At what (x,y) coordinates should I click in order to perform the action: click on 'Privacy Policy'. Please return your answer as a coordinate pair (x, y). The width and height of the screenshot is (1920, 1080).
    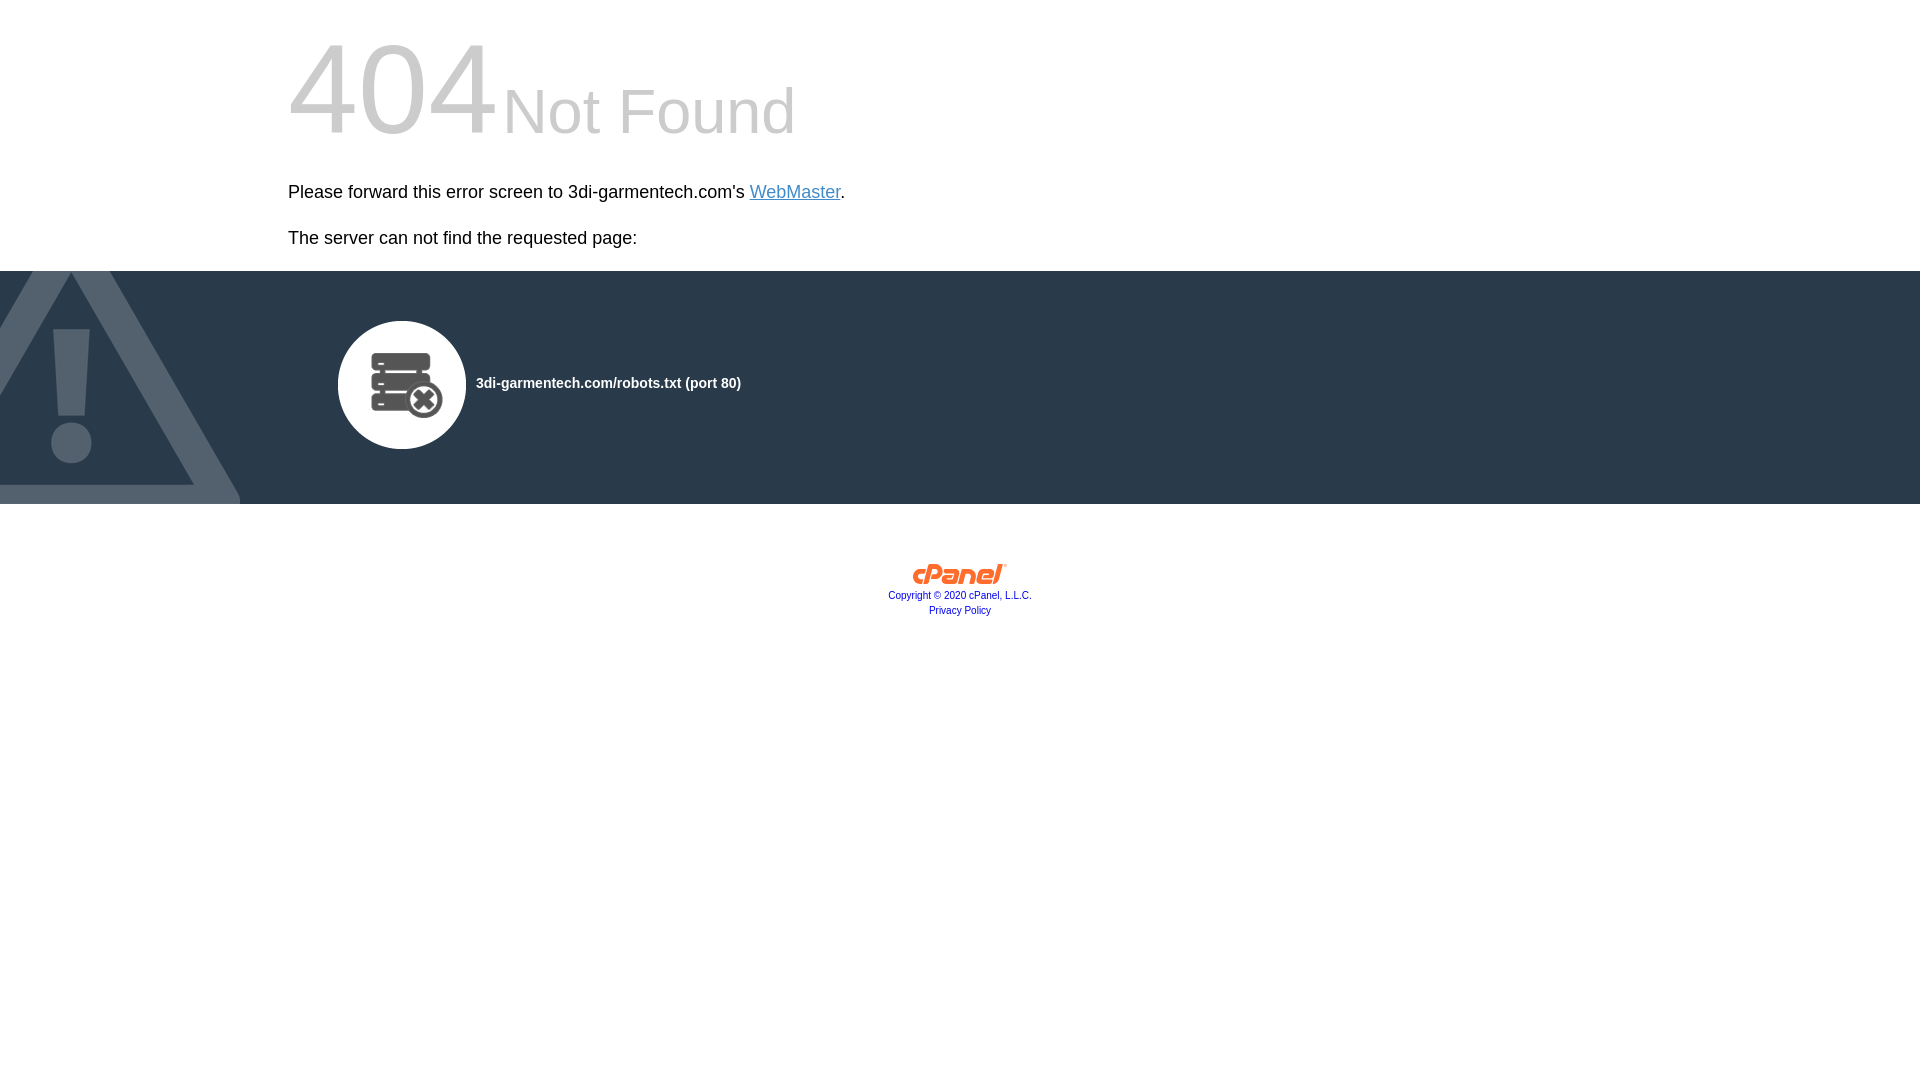
    Looking at the image, I should click on (960, 609).